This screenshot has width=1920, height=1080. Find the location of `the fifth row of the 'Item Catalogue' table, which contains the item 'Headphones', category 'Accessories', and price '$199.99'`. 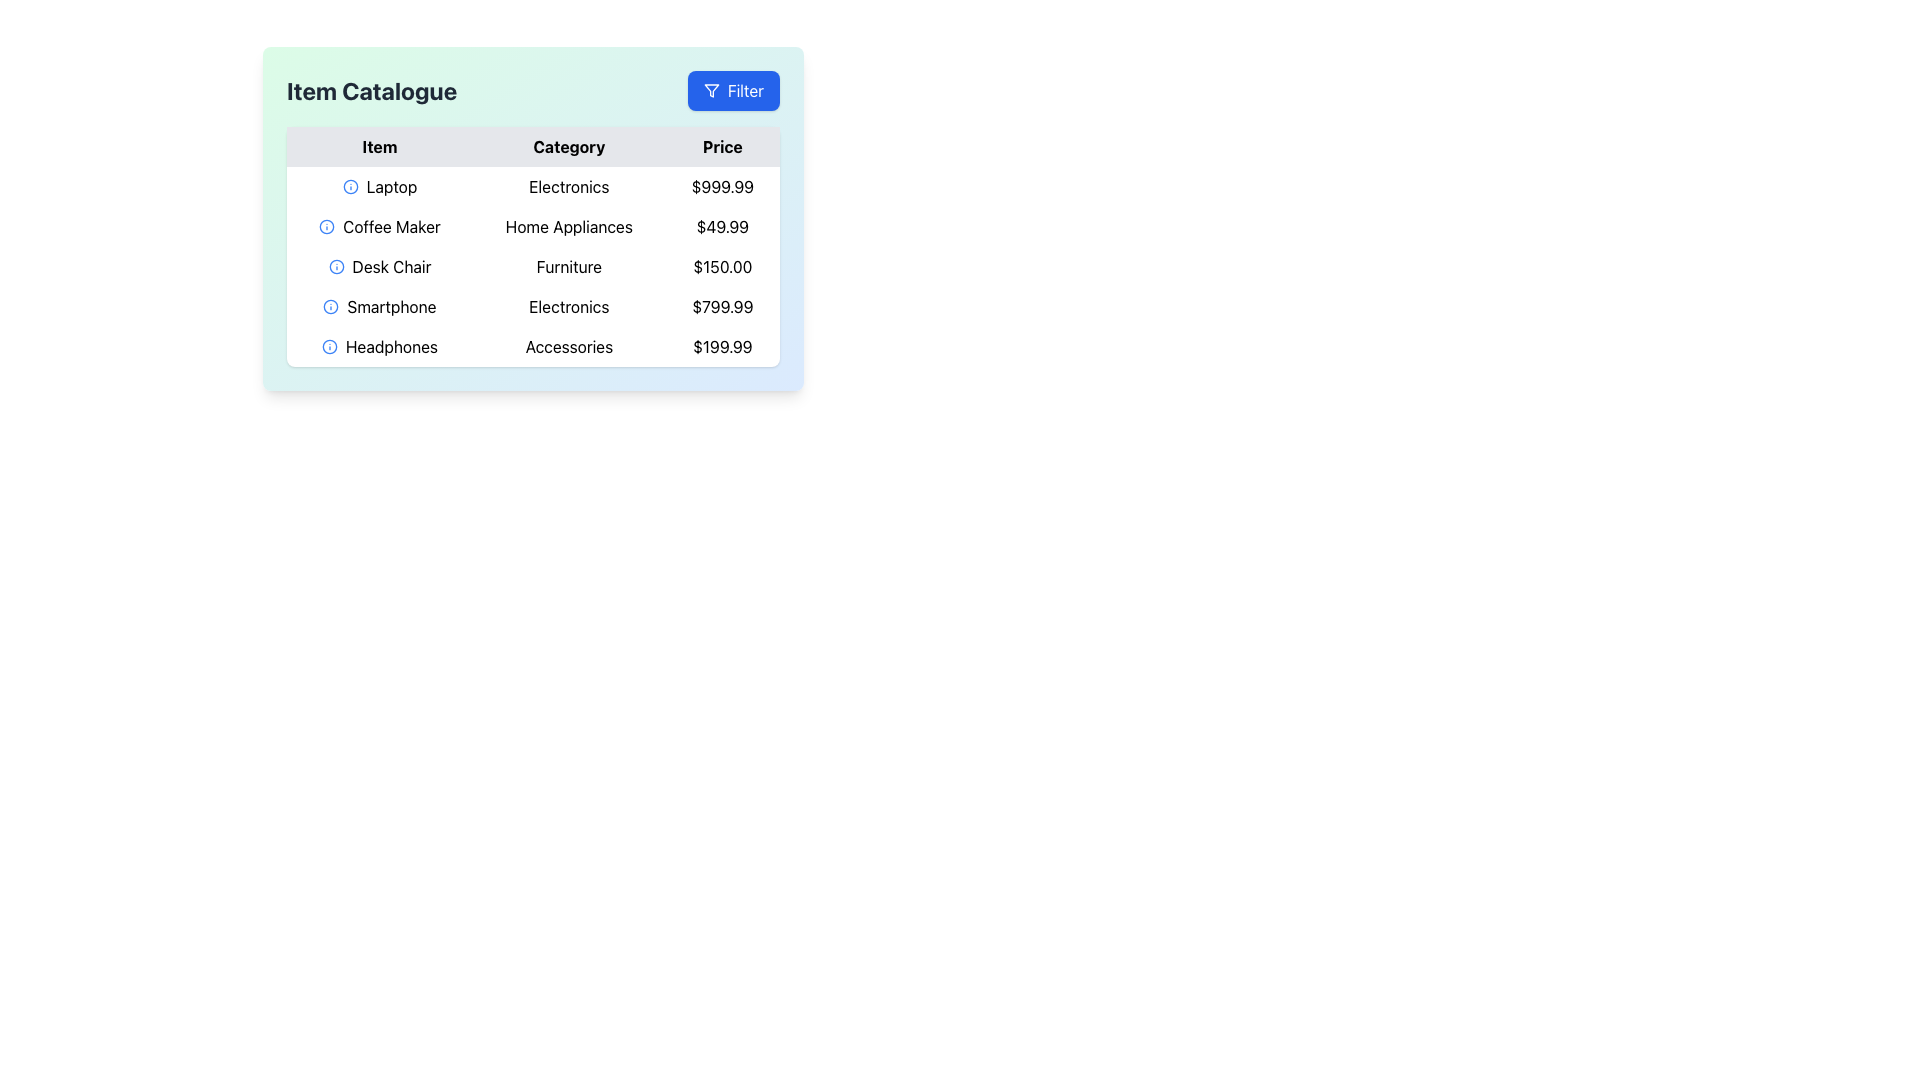

the fifth row of the 'Item Catalogue' table, which contains the item 'Headphones', category 'Accessories', and price '$199.99' is located at coordinates (533, 346).